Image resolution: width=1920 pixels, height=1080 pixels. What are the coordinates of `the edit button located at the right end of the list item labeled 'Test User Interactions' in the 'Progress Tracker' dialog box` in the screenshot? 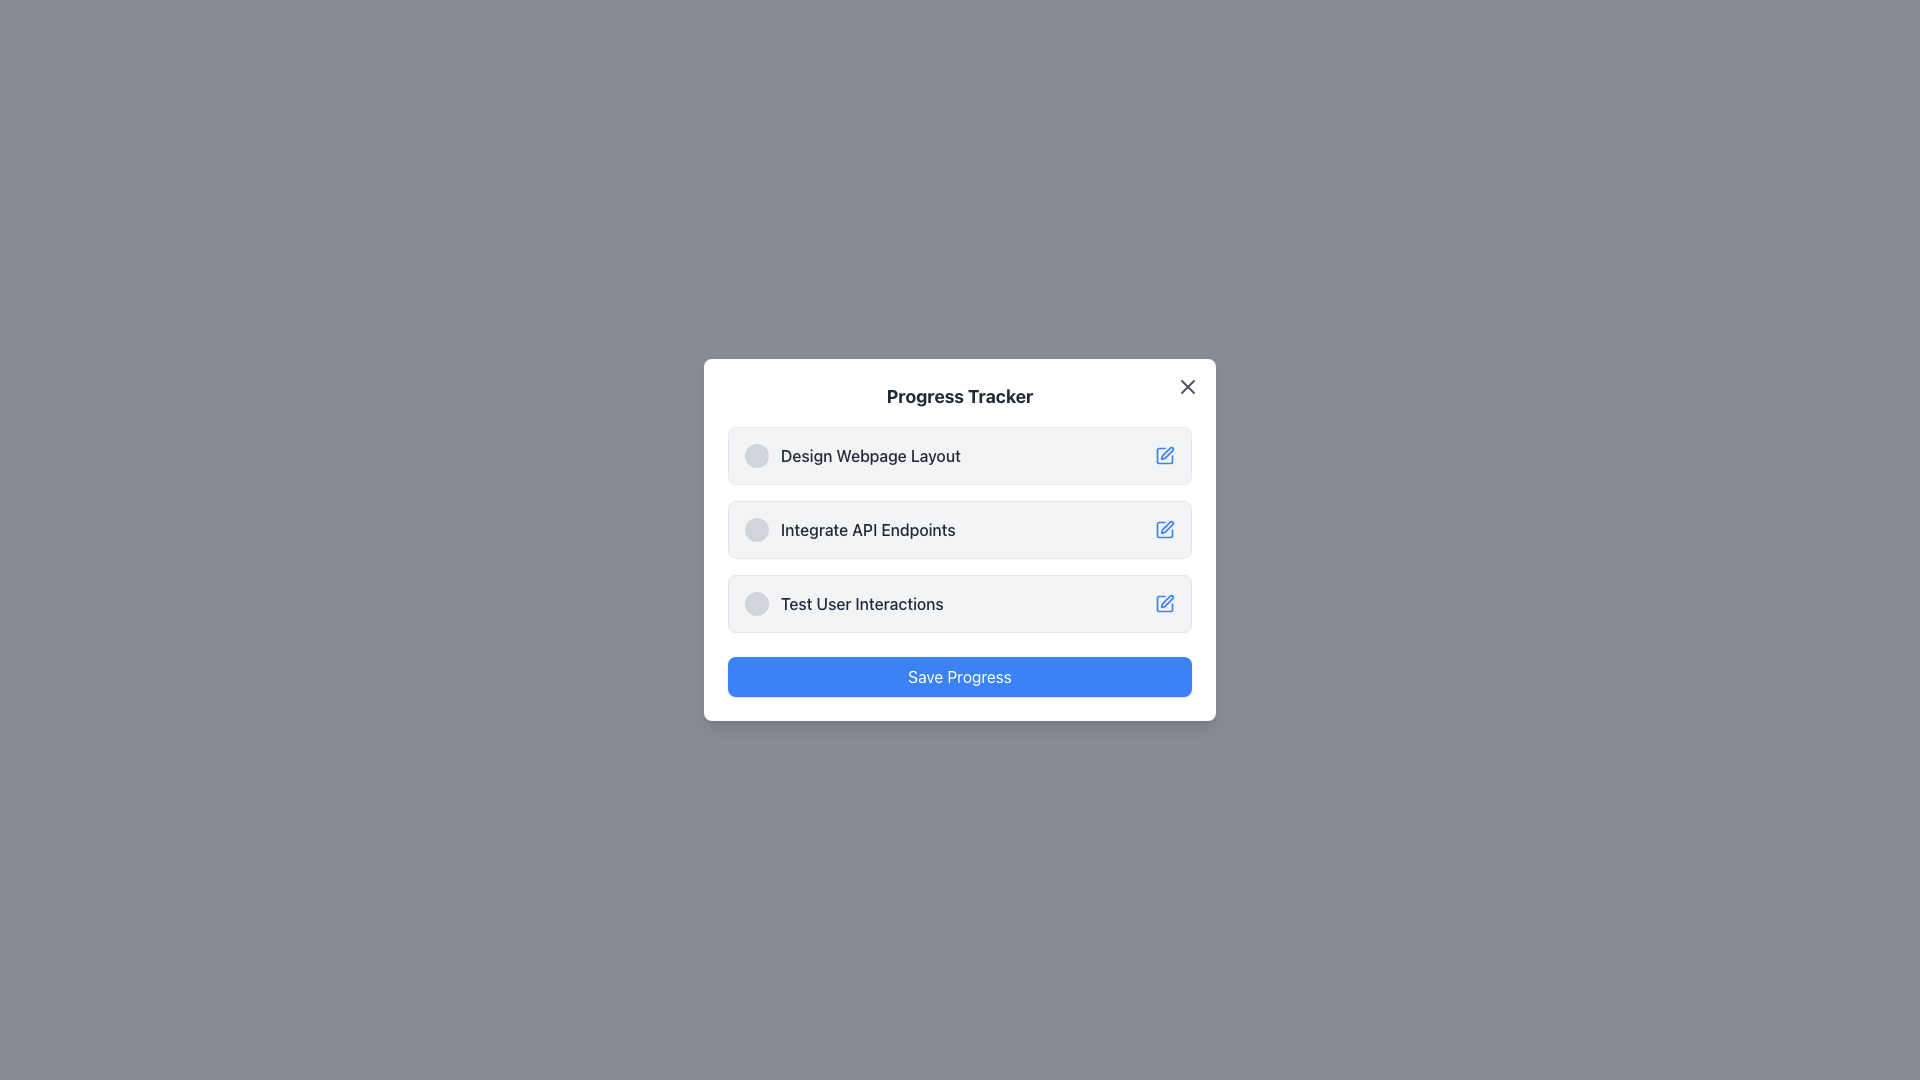 It's located at (1165, 603).